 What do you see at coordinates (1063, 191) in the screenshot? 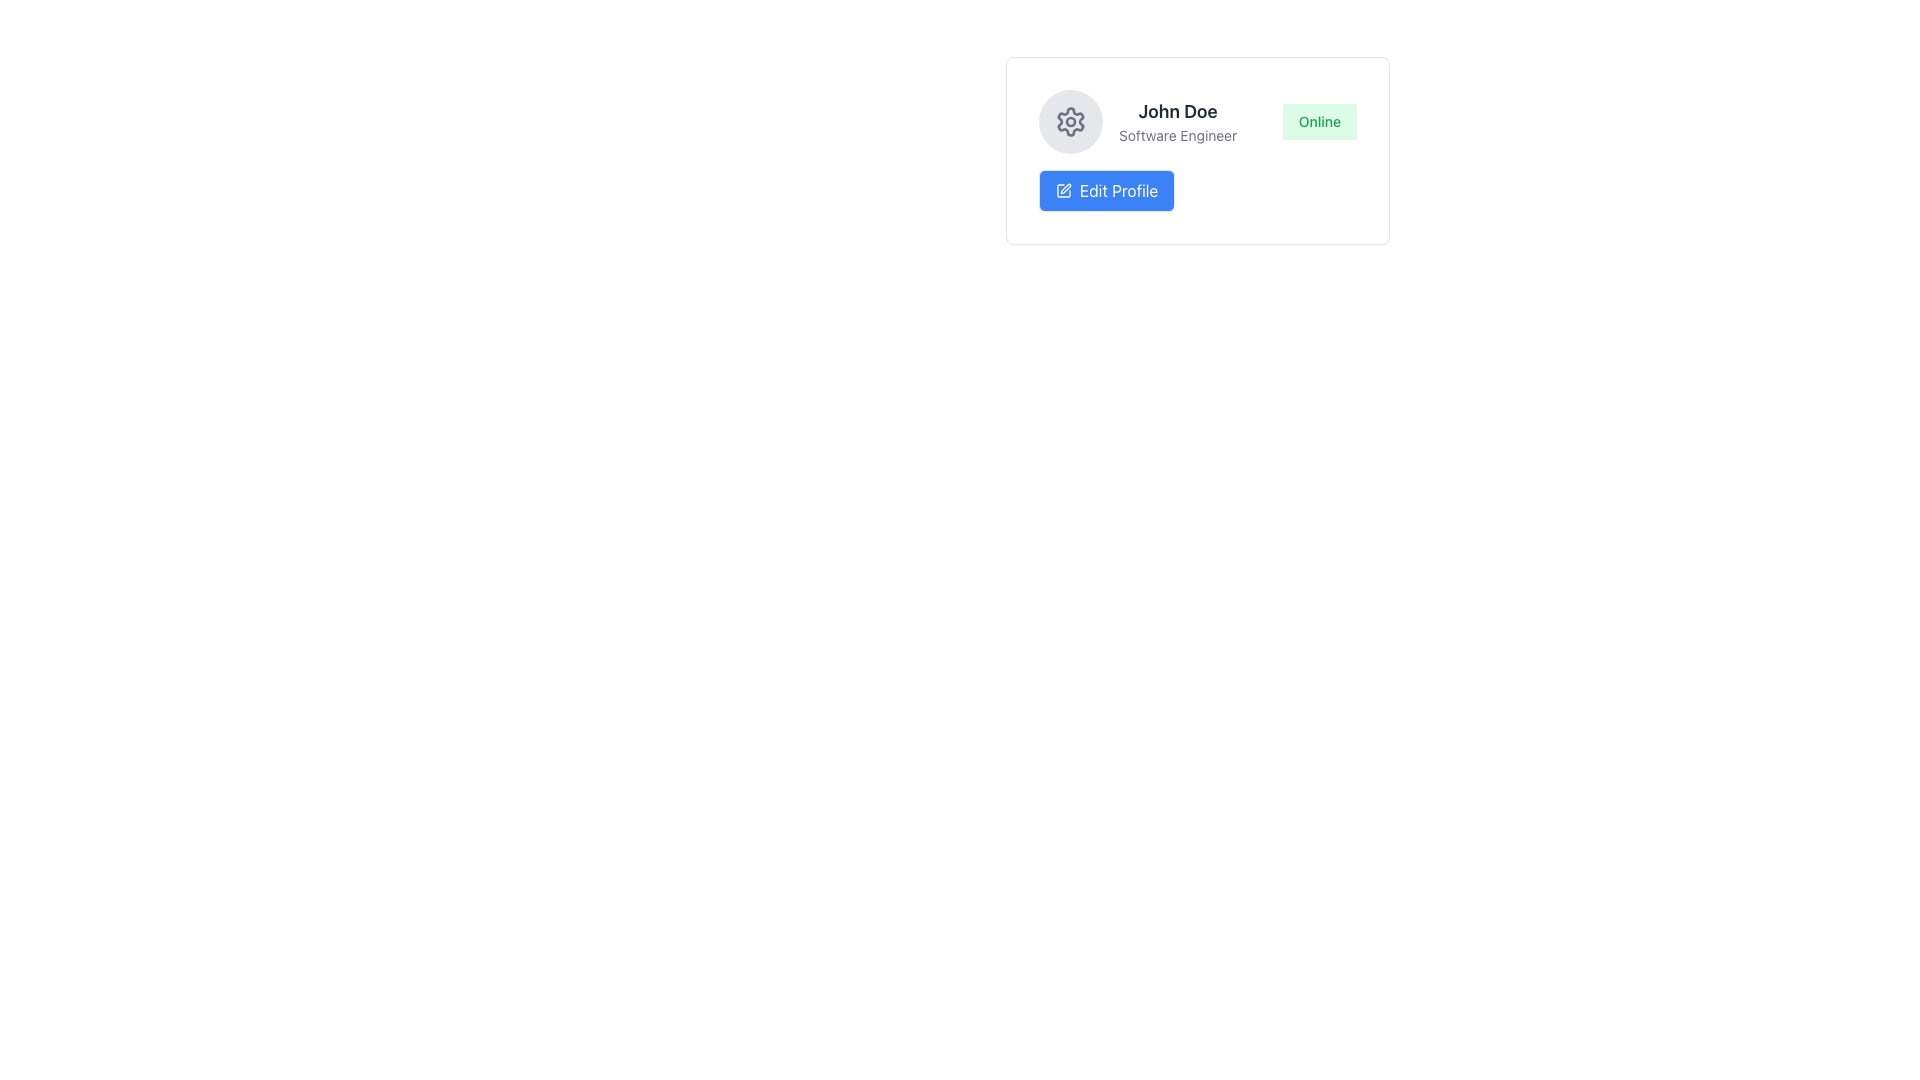
I see `the 'Edit Profile' button containing the pen icon, which is located in the lower-left area of the profile card` at bounding box center [1063, 191].